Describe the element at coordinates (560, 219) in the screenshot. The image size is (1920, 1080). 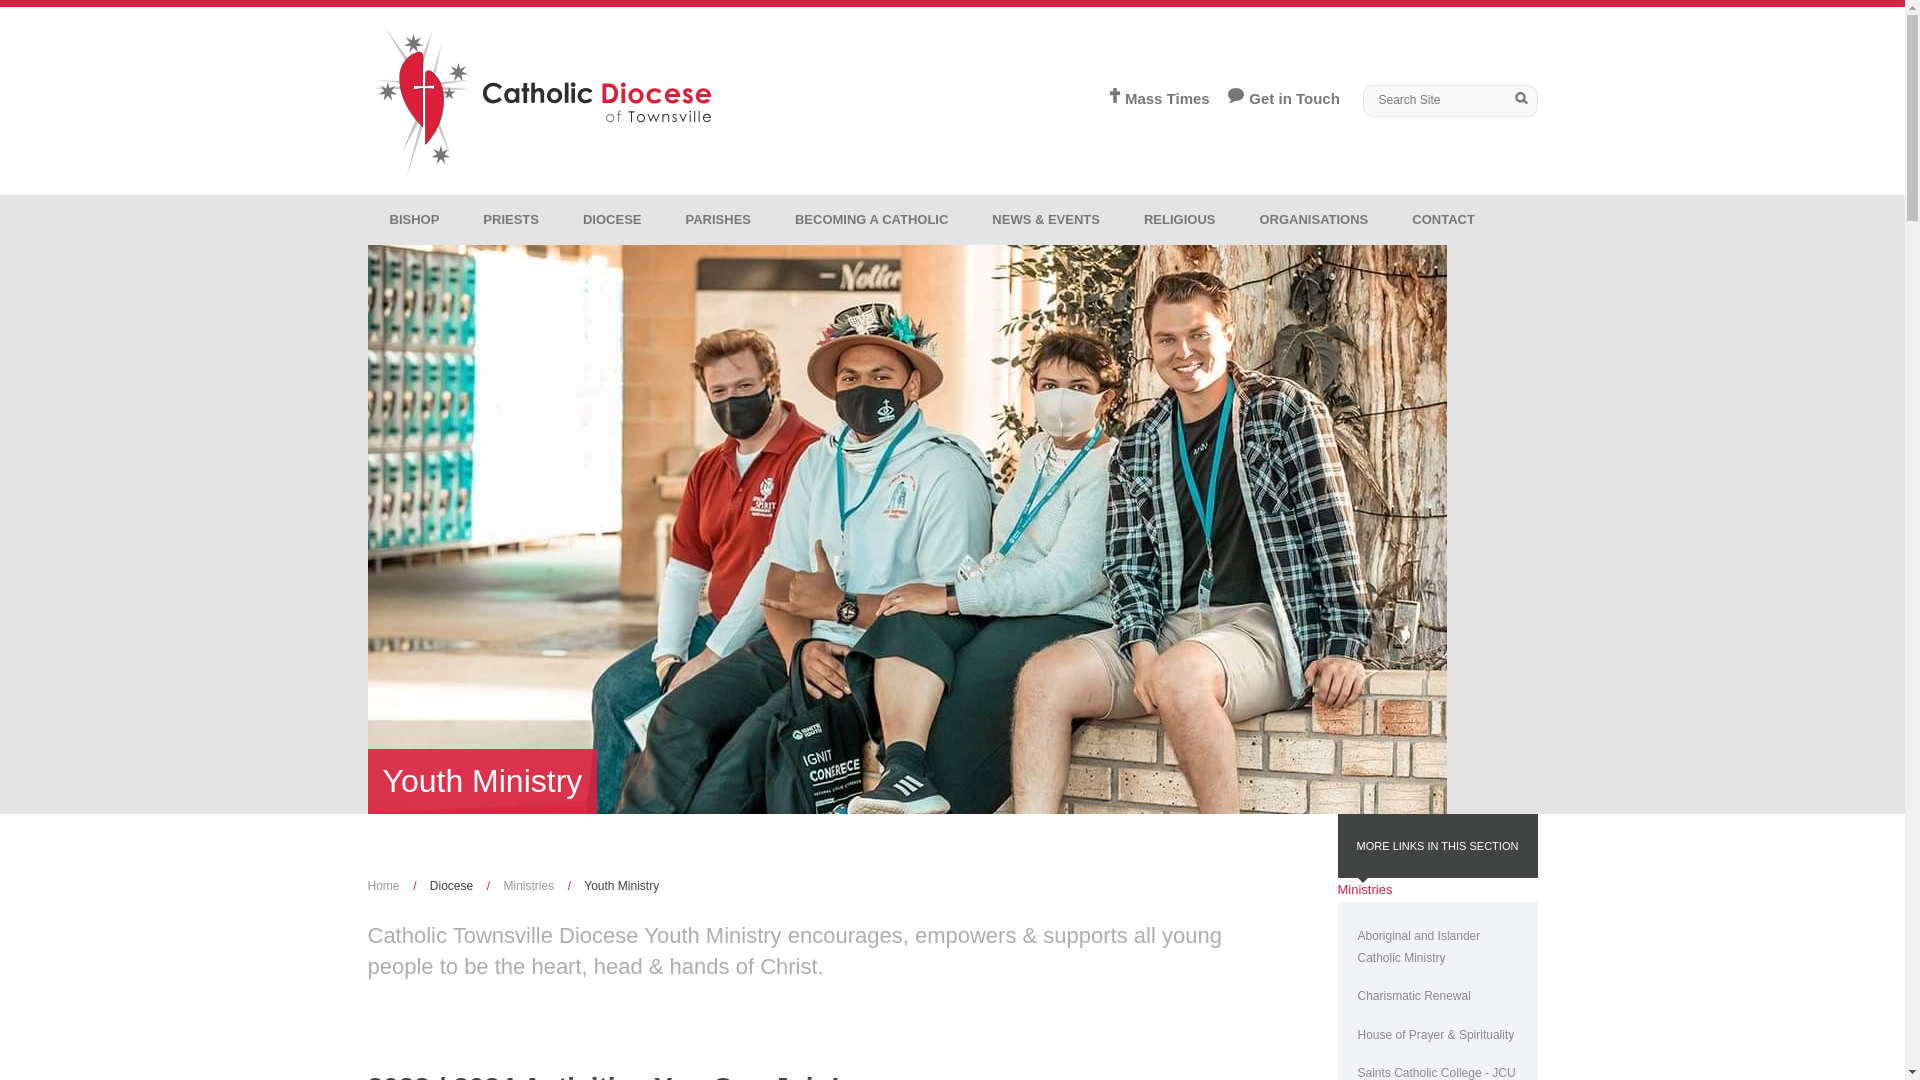
I see `'DIOCESE'` at that location.